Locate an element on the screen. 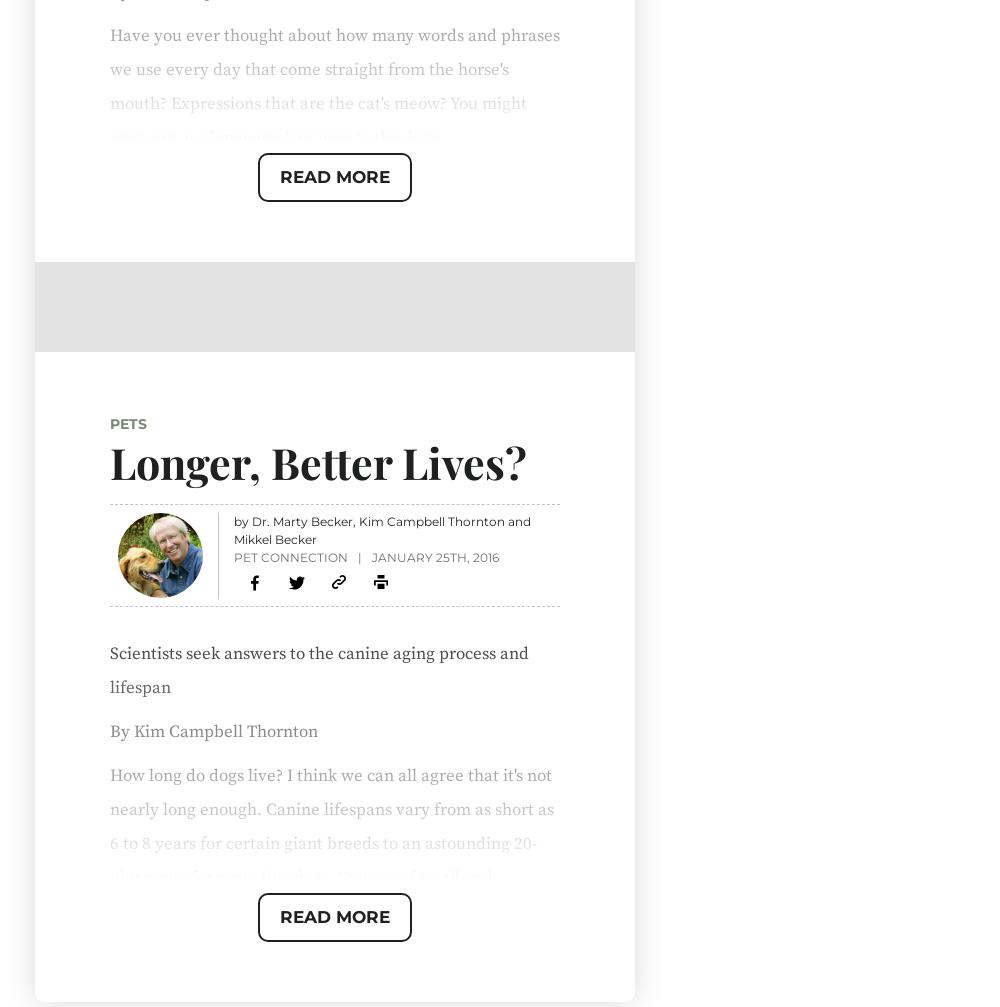 The height and width of the screenshot is (1007, 1000). 'Pet Connection' is located at coordinates (232, 555).